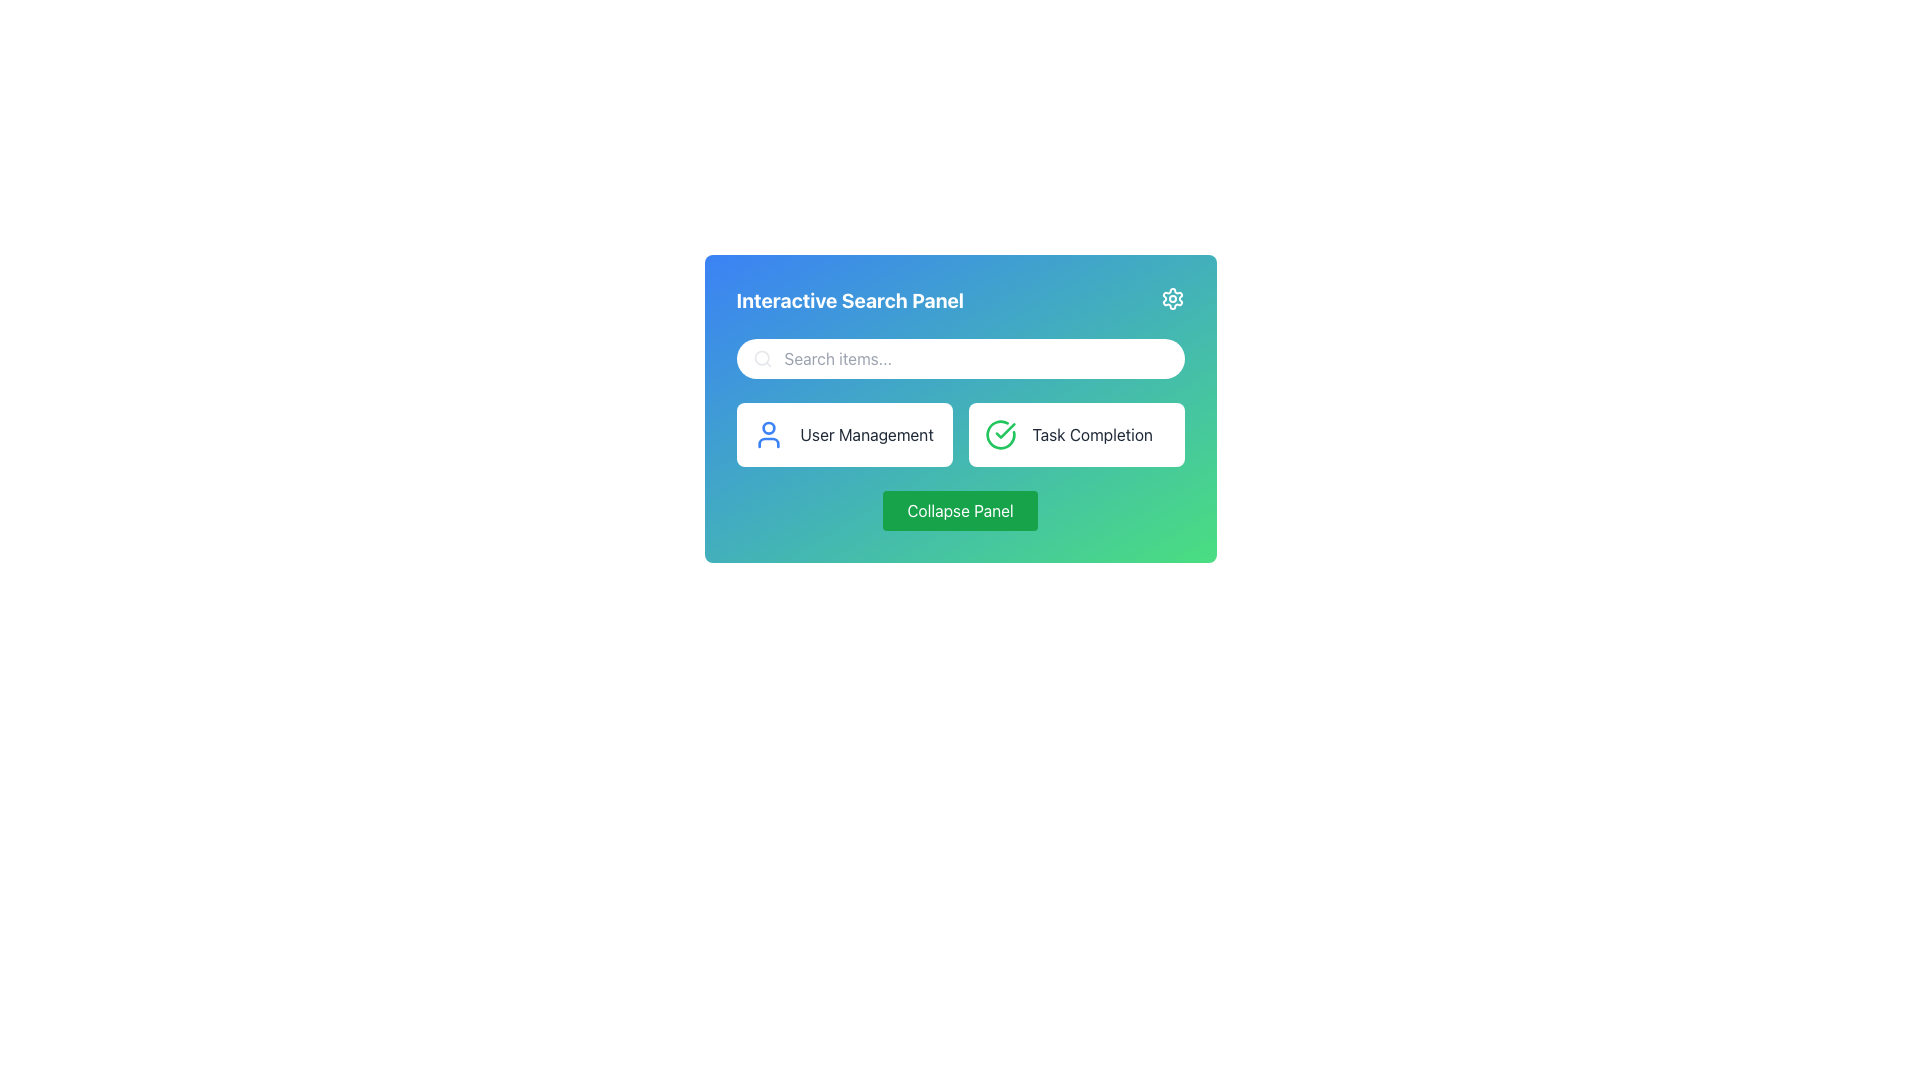  I want to click on the settings control represented by the cogwheel SVG icon located in the top-right corner of the central panel interface to initiate settings, so click(1172, 299).